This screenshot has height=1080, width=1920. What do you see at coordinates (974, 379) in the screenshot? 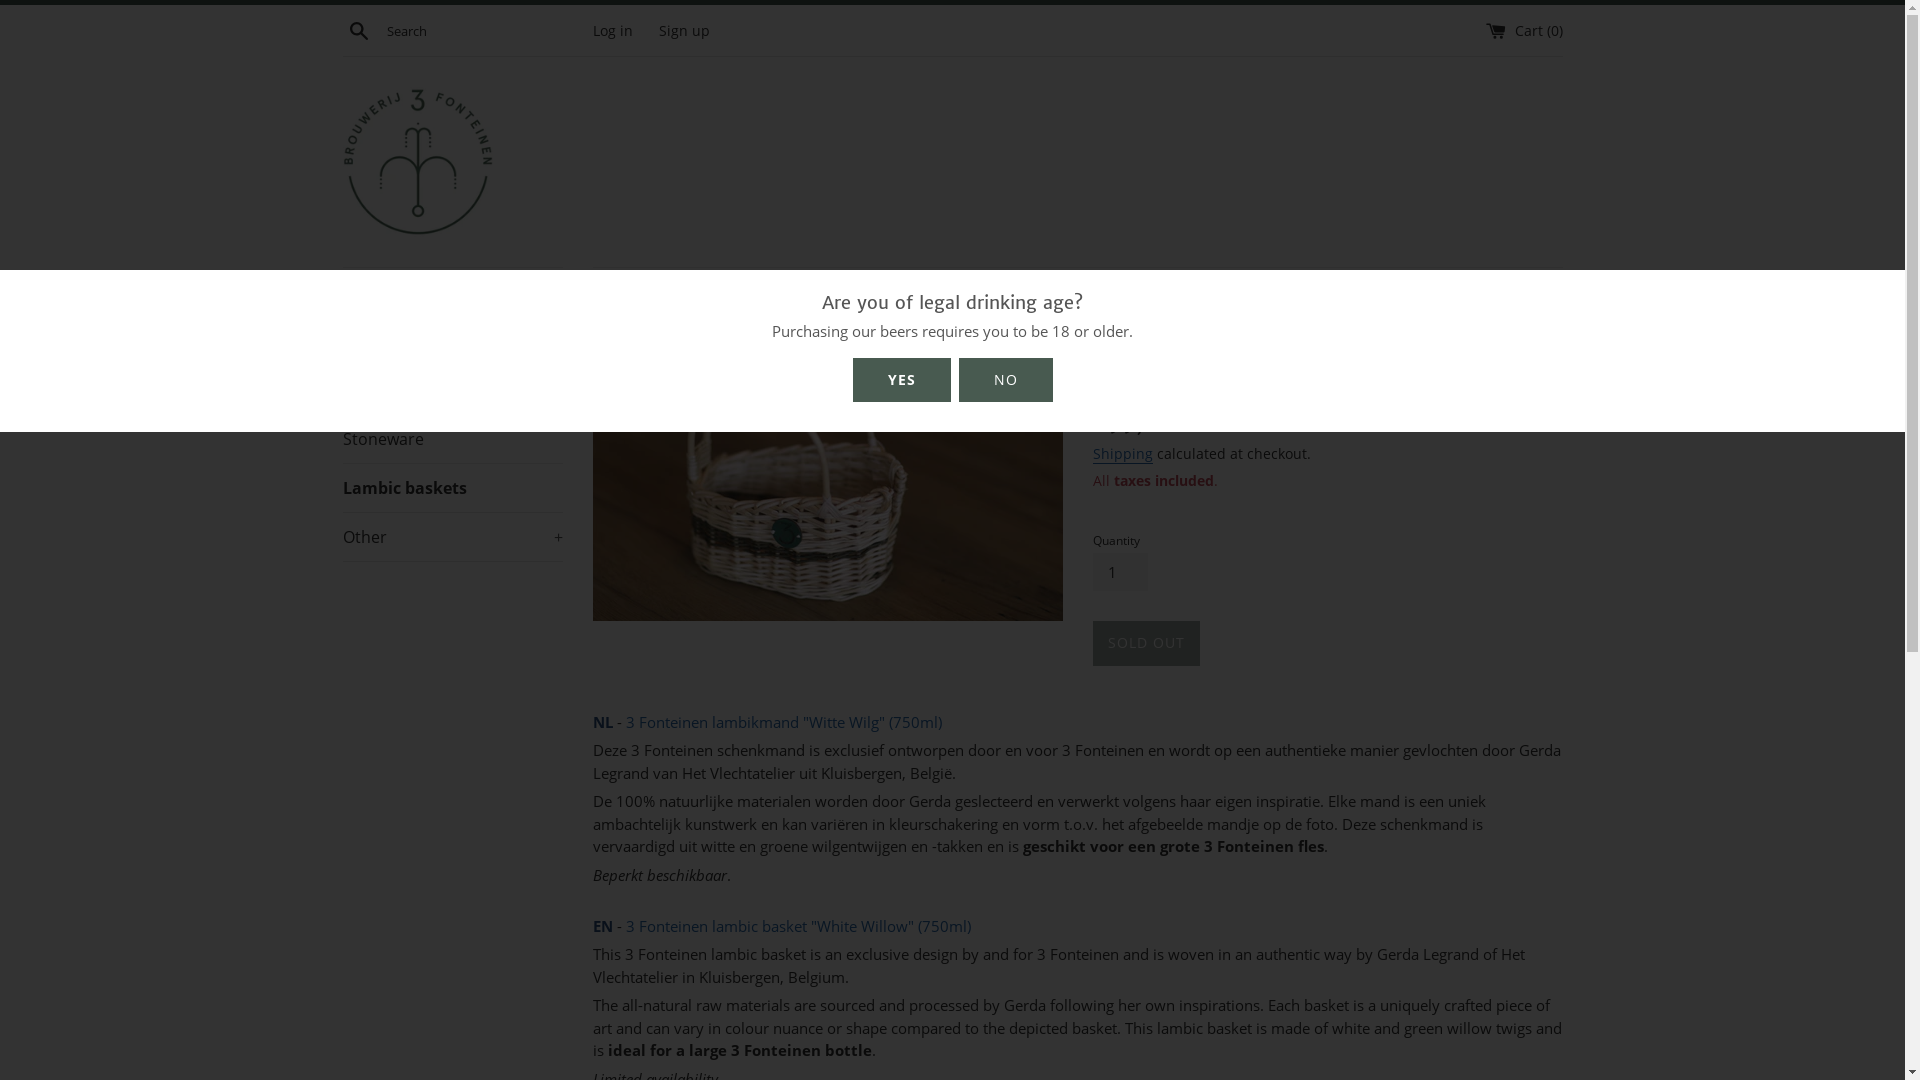
I see `'NO'` at bounding box center [974, 379].